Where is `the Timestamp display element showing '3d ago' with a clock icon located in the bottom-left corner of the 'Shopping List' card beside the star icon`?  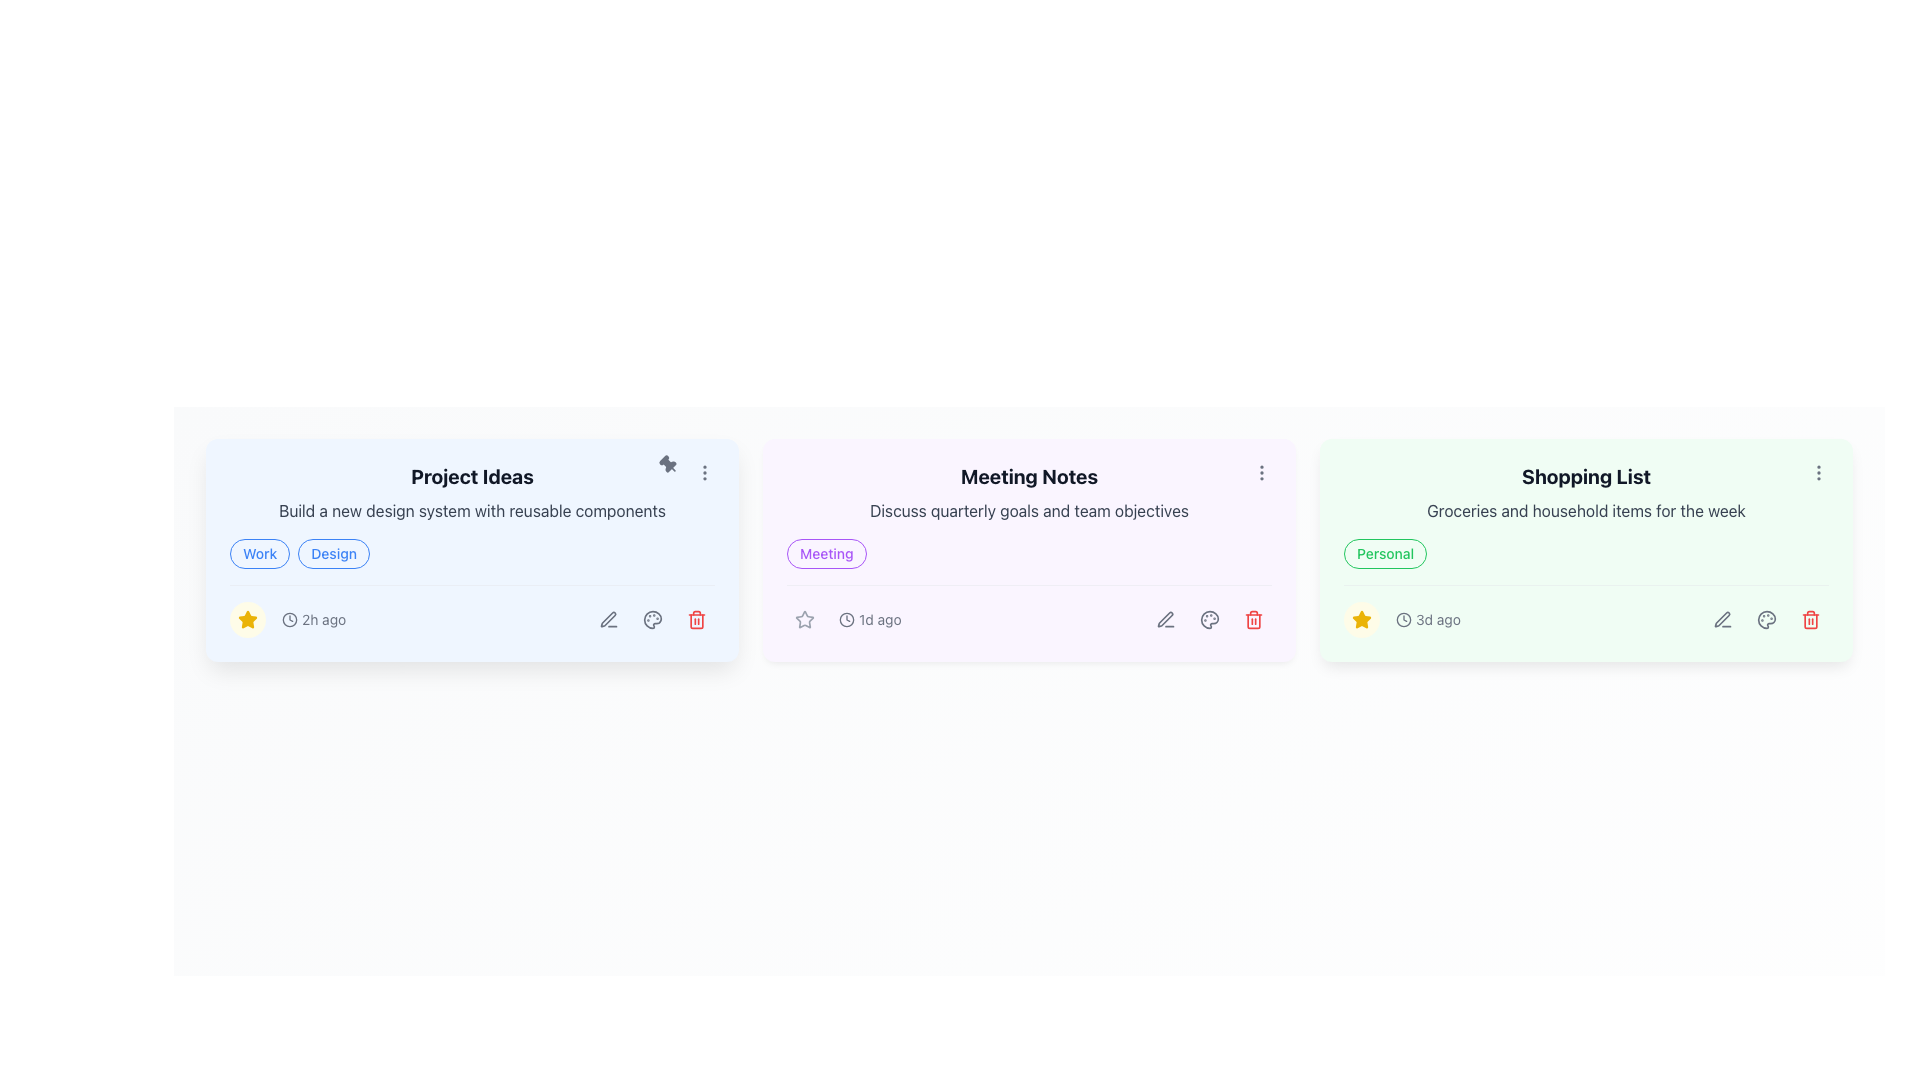
the Timestamp display element showing '3d ago' with a clock icon located in the bottom-left corner of the 'Shopping List' card beside the star icon is located at coordinates (1401, 619).